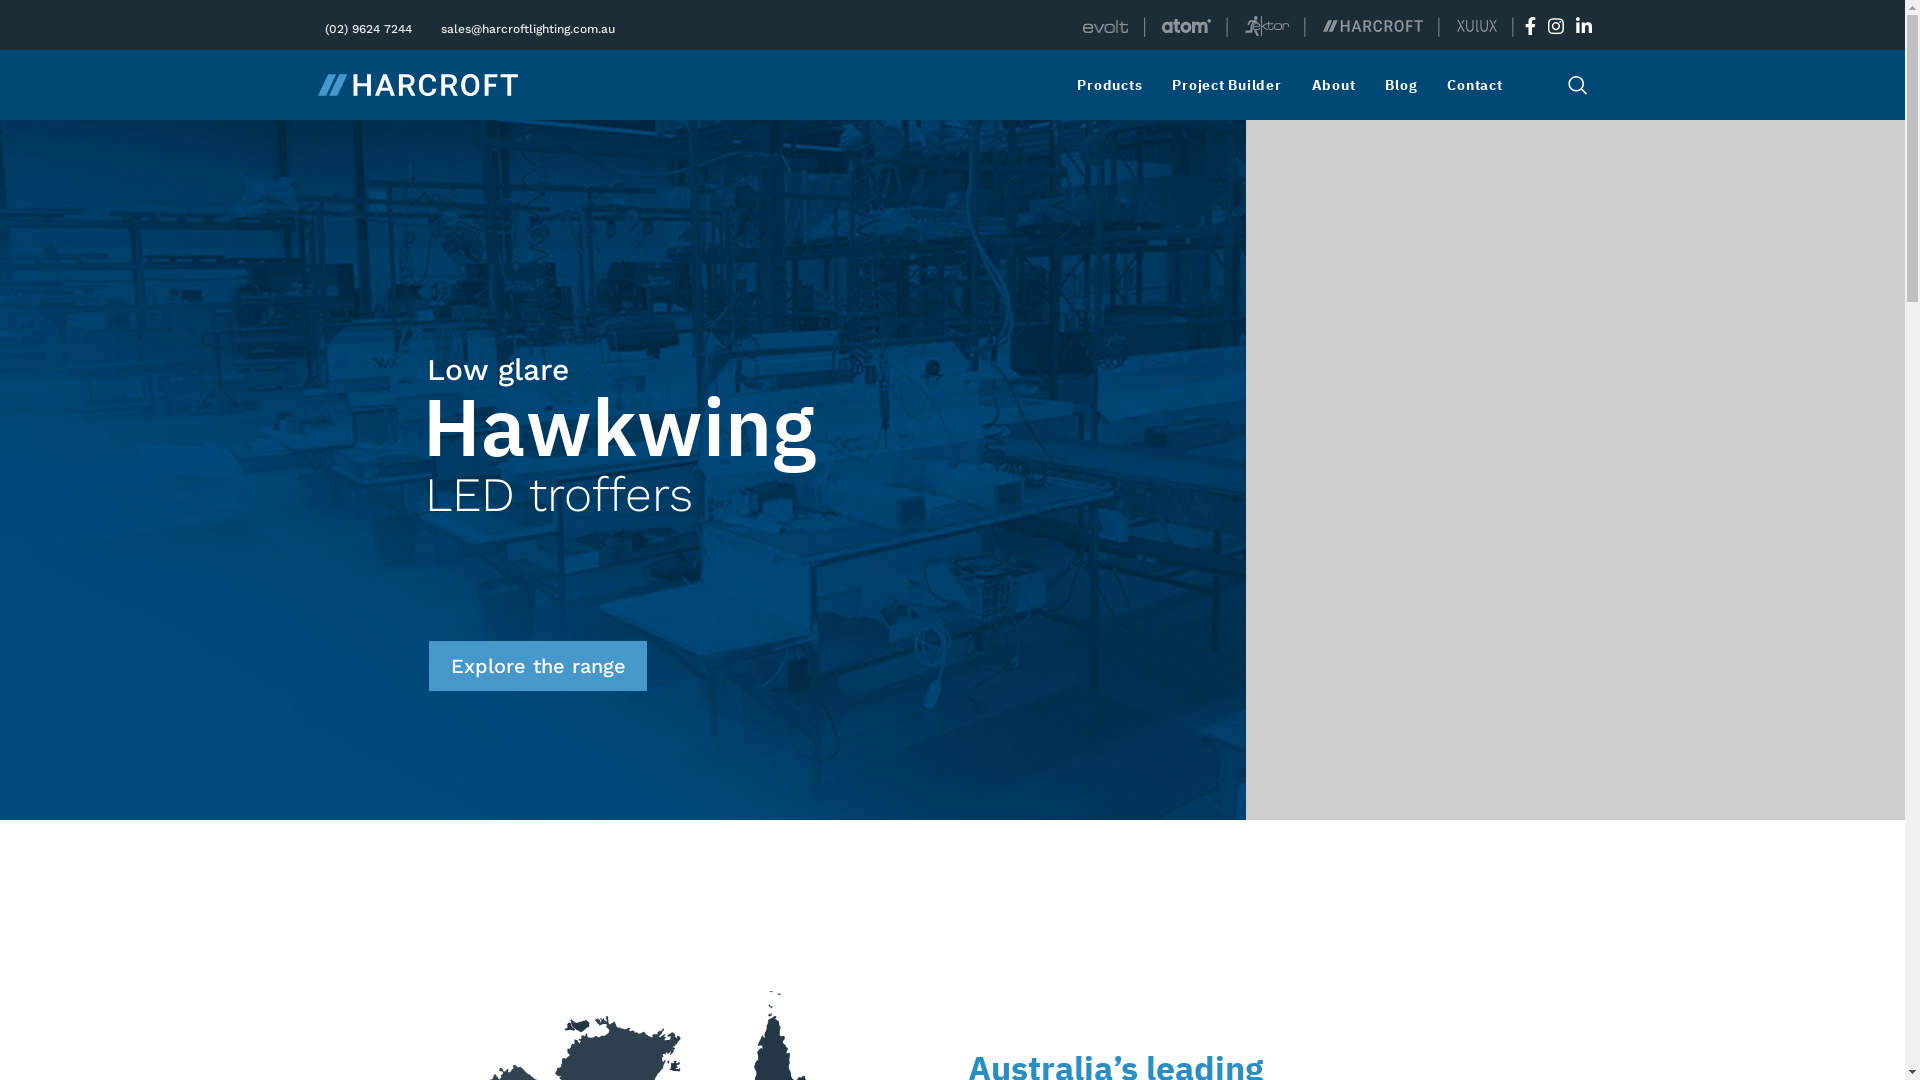 The width and height of the screenshot is (1920, 1080). What do you see at coordinates (537, 666) in the screenshot?
I see `'Explore the range'` at bounding box center [537, 666].